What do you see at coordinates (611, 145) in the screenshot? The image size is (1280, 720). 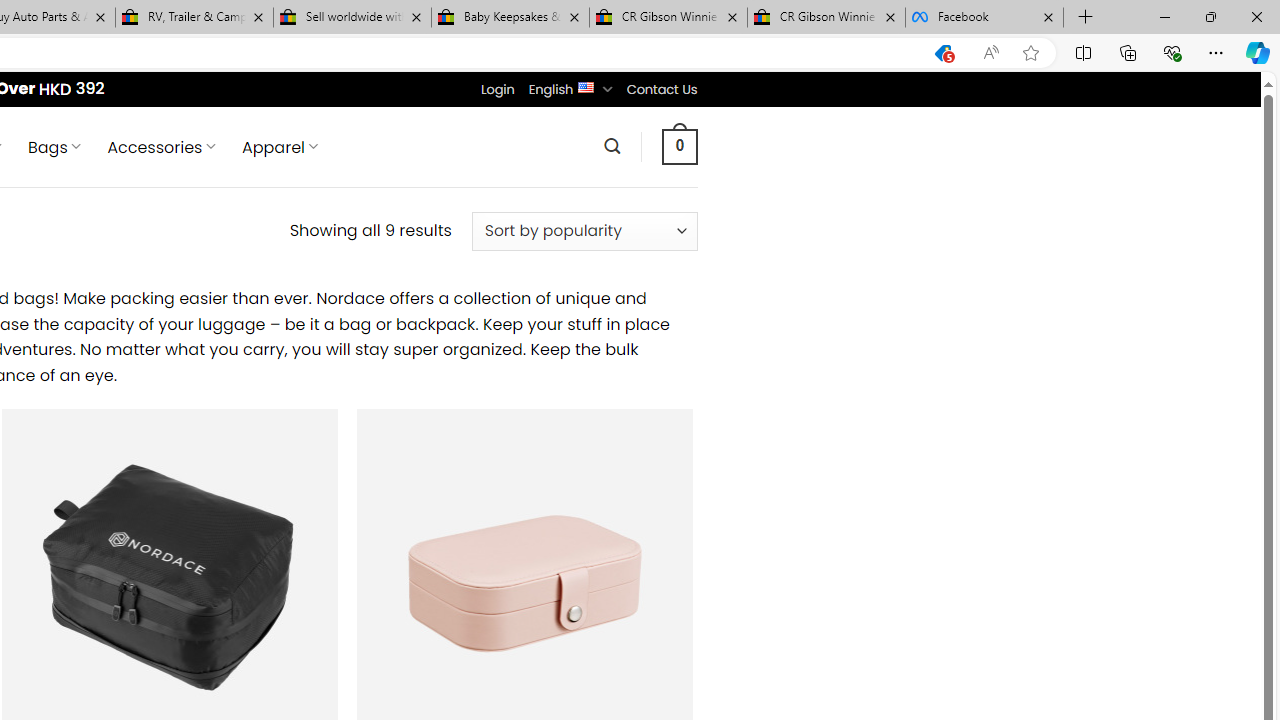 I see `'Search'` at bounding box center [611, 145].